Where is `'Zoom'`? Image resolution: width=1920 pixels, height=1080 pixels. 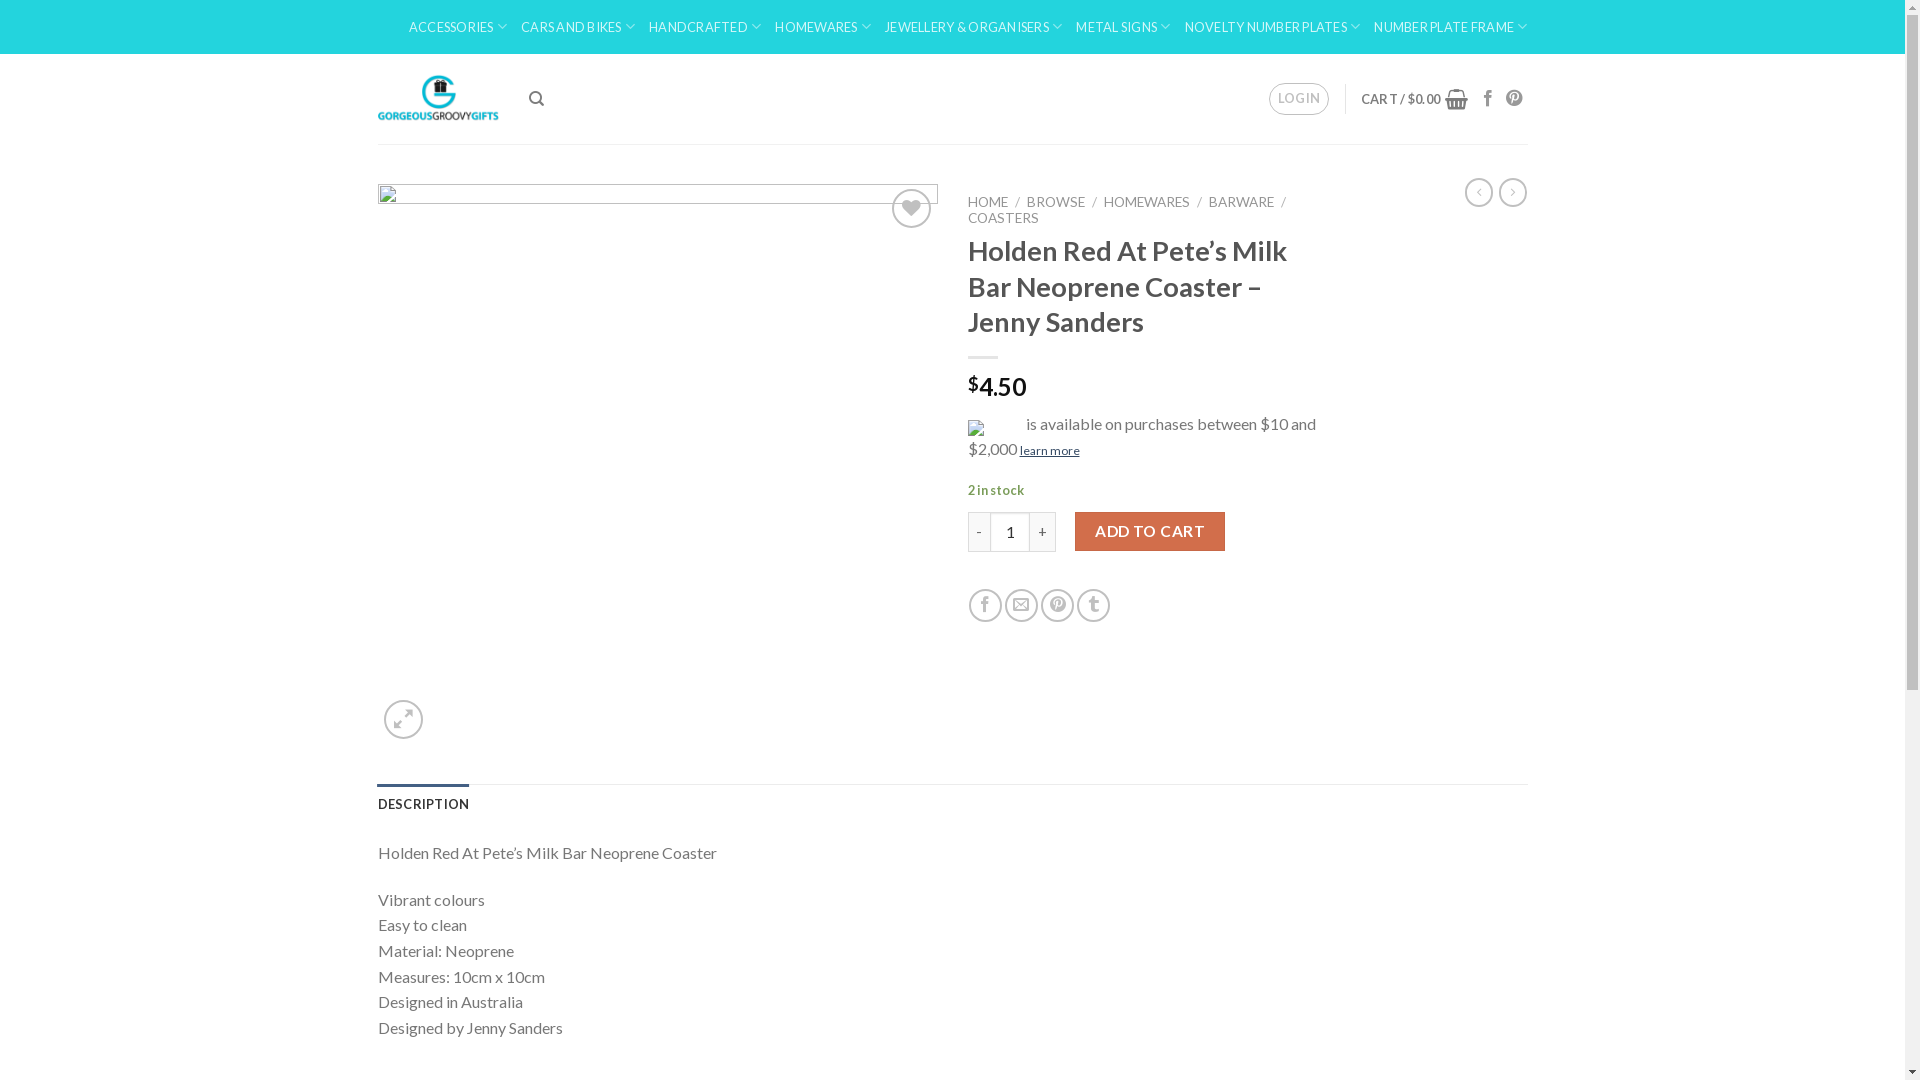 'Zoom' is located at coordinates (402, 718).